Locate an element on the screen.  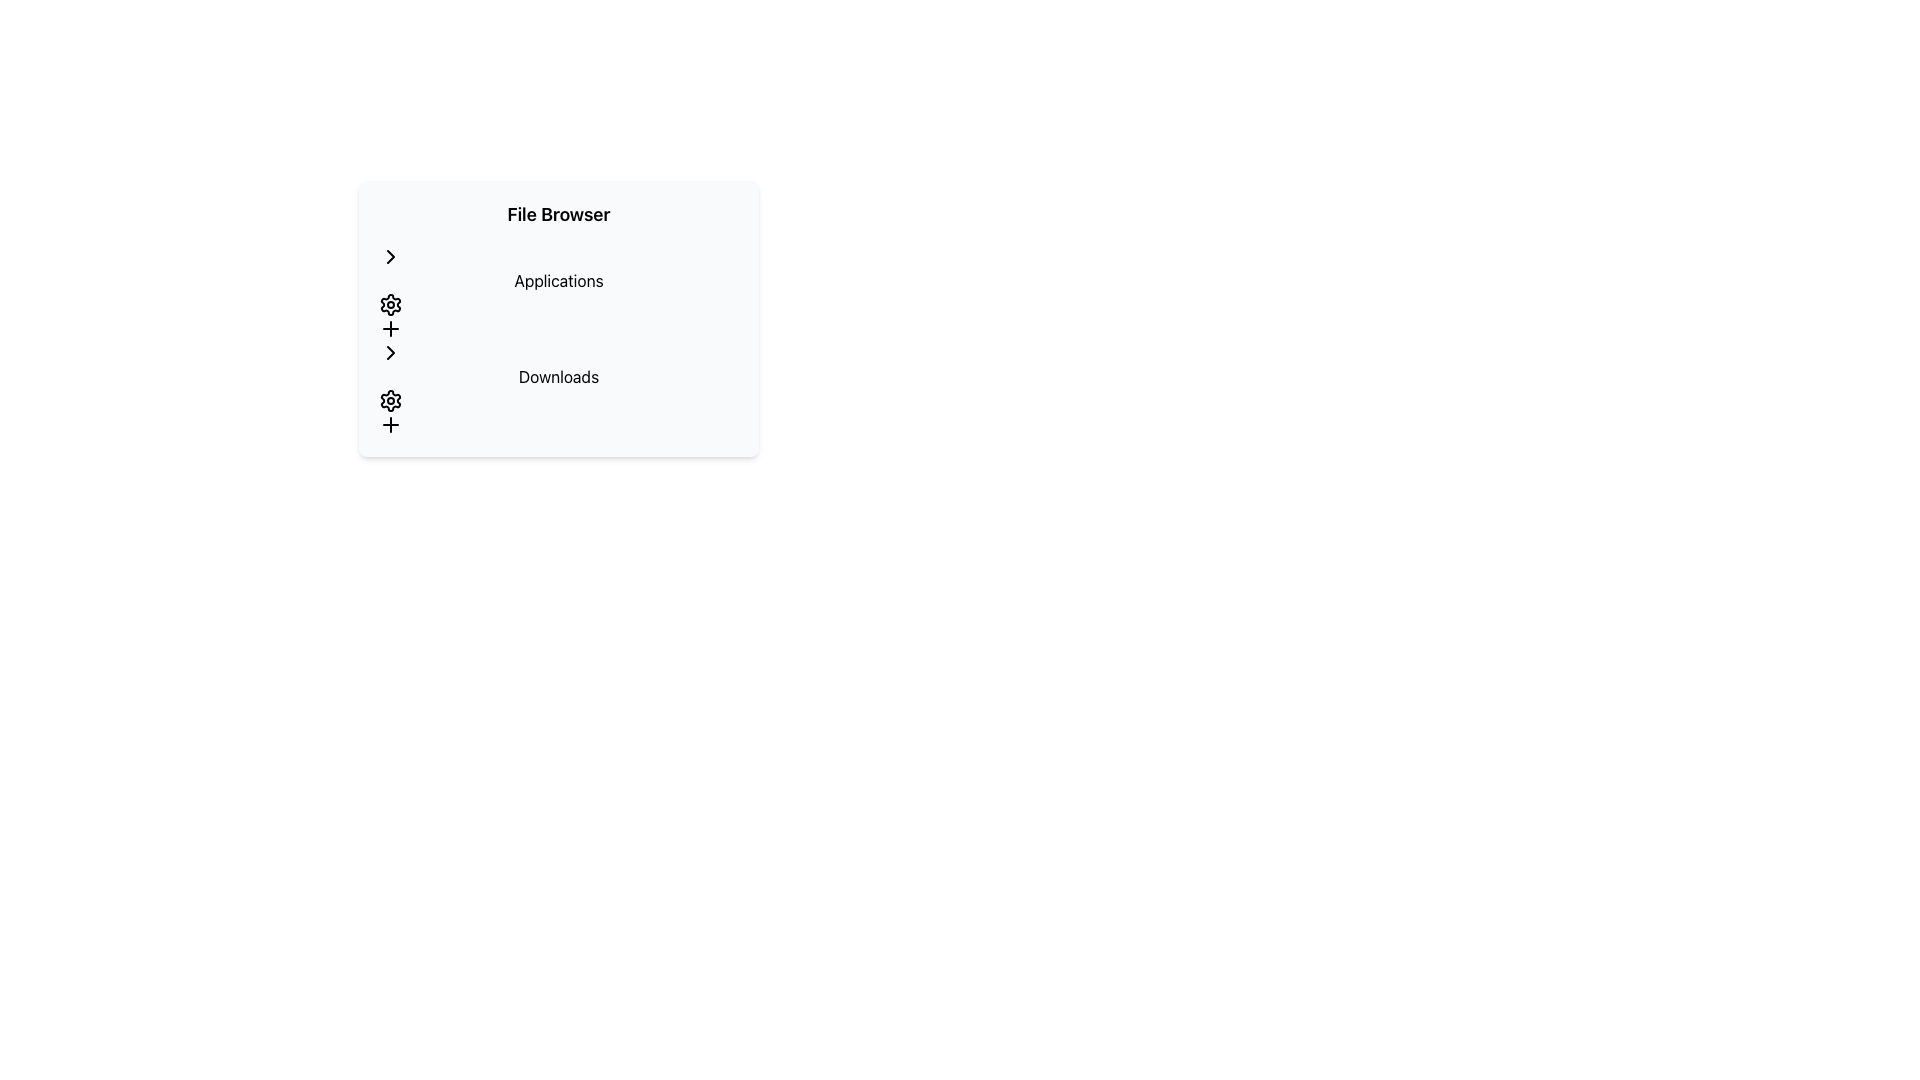
the cogwheel icon located on the left side of a white panel is located at coordinates (390, 304).